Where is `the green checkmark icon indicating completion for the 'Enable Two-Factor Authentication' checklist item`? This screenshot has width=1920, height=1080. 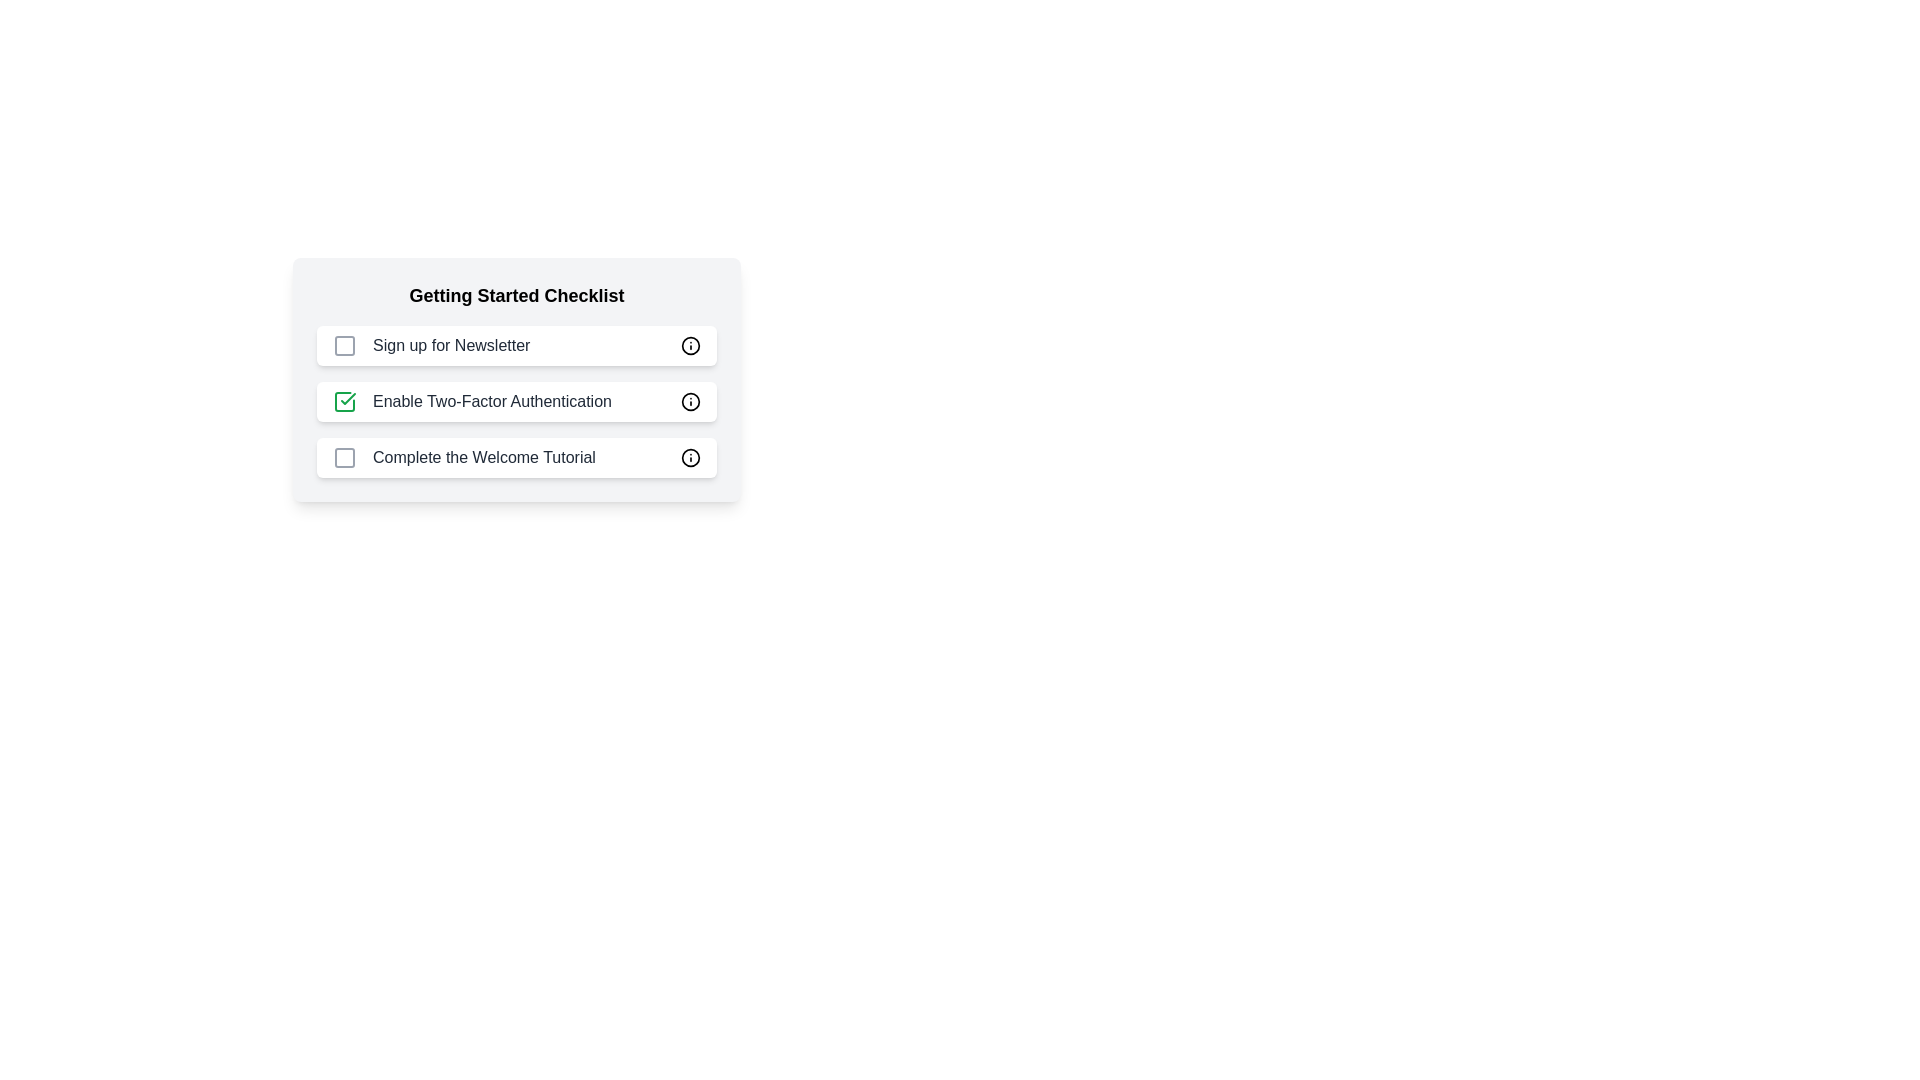 the green checkmark icon indicating completion for the 'Enable Two-Factor Authentication' checklist item is located at coordinates (348, 398).